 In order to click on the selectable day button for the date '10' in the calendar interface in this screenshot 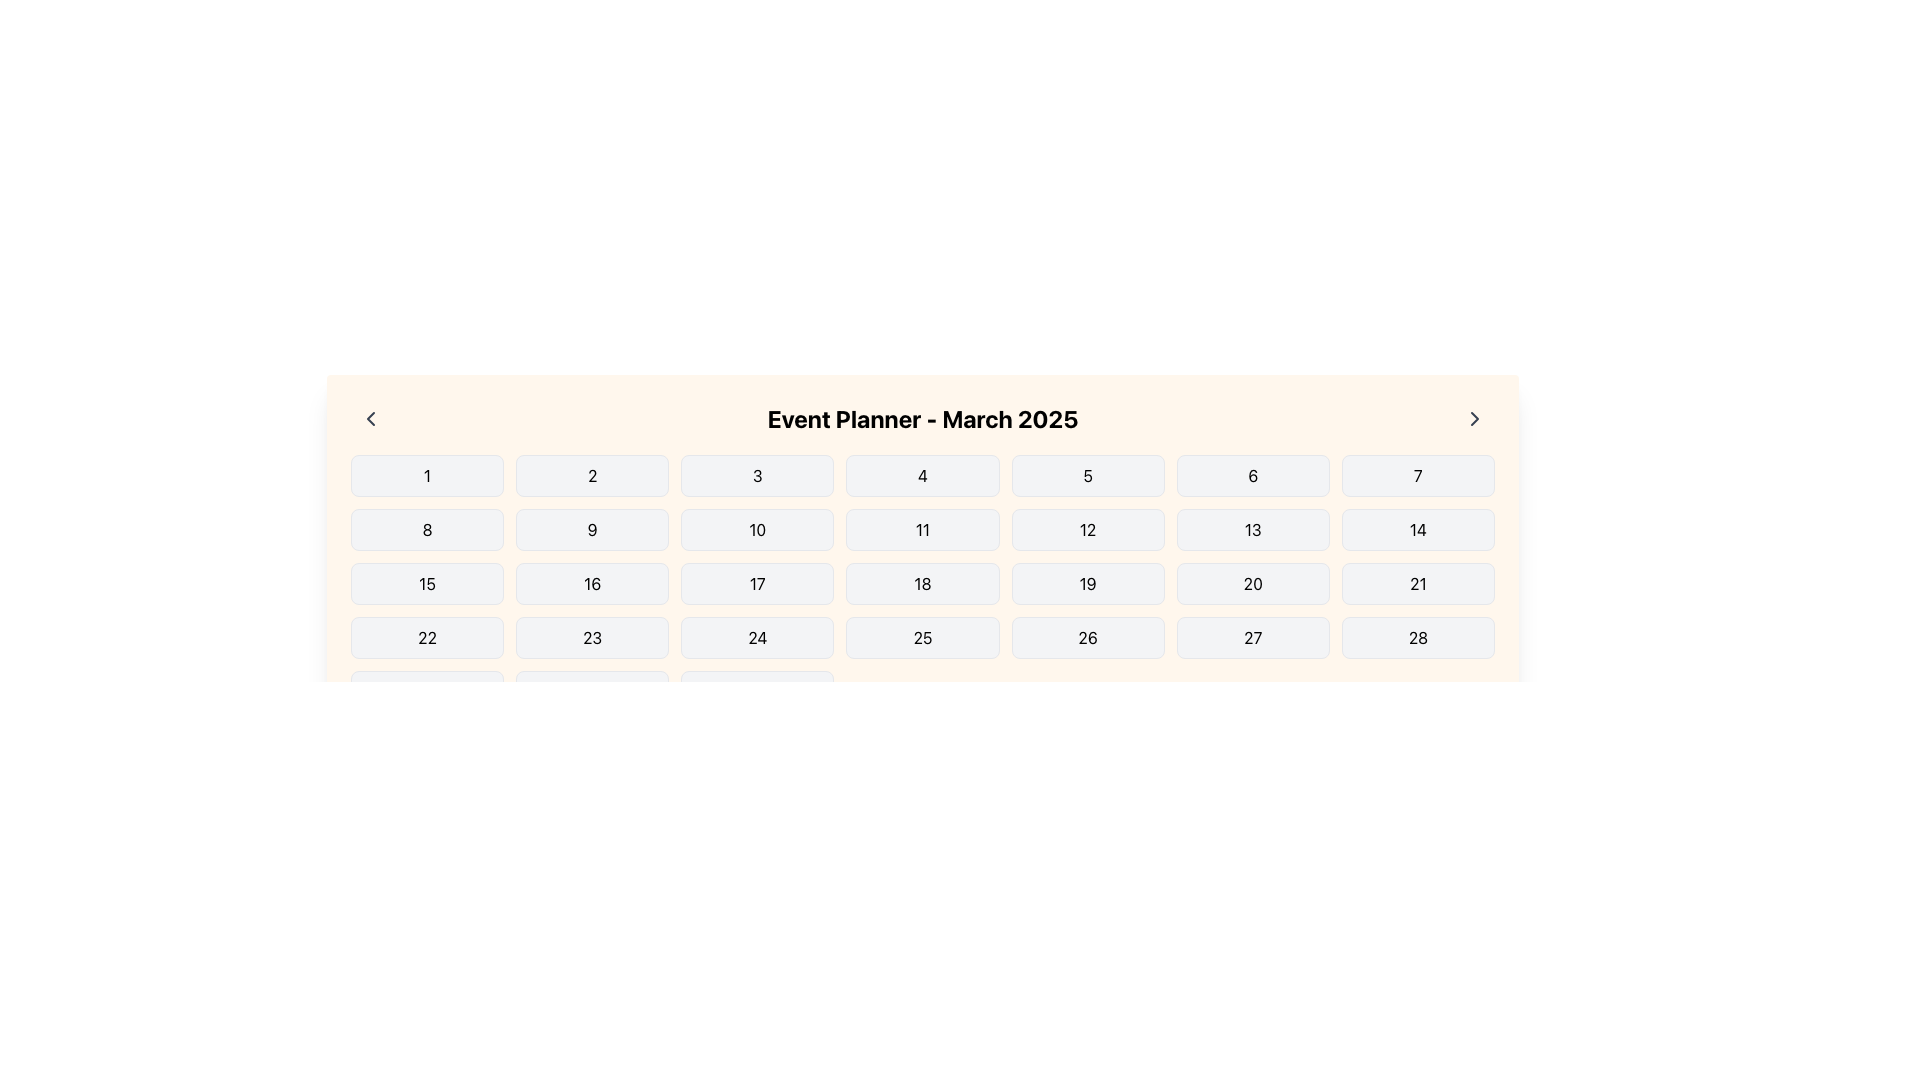, I will do `click(756, 528)`.